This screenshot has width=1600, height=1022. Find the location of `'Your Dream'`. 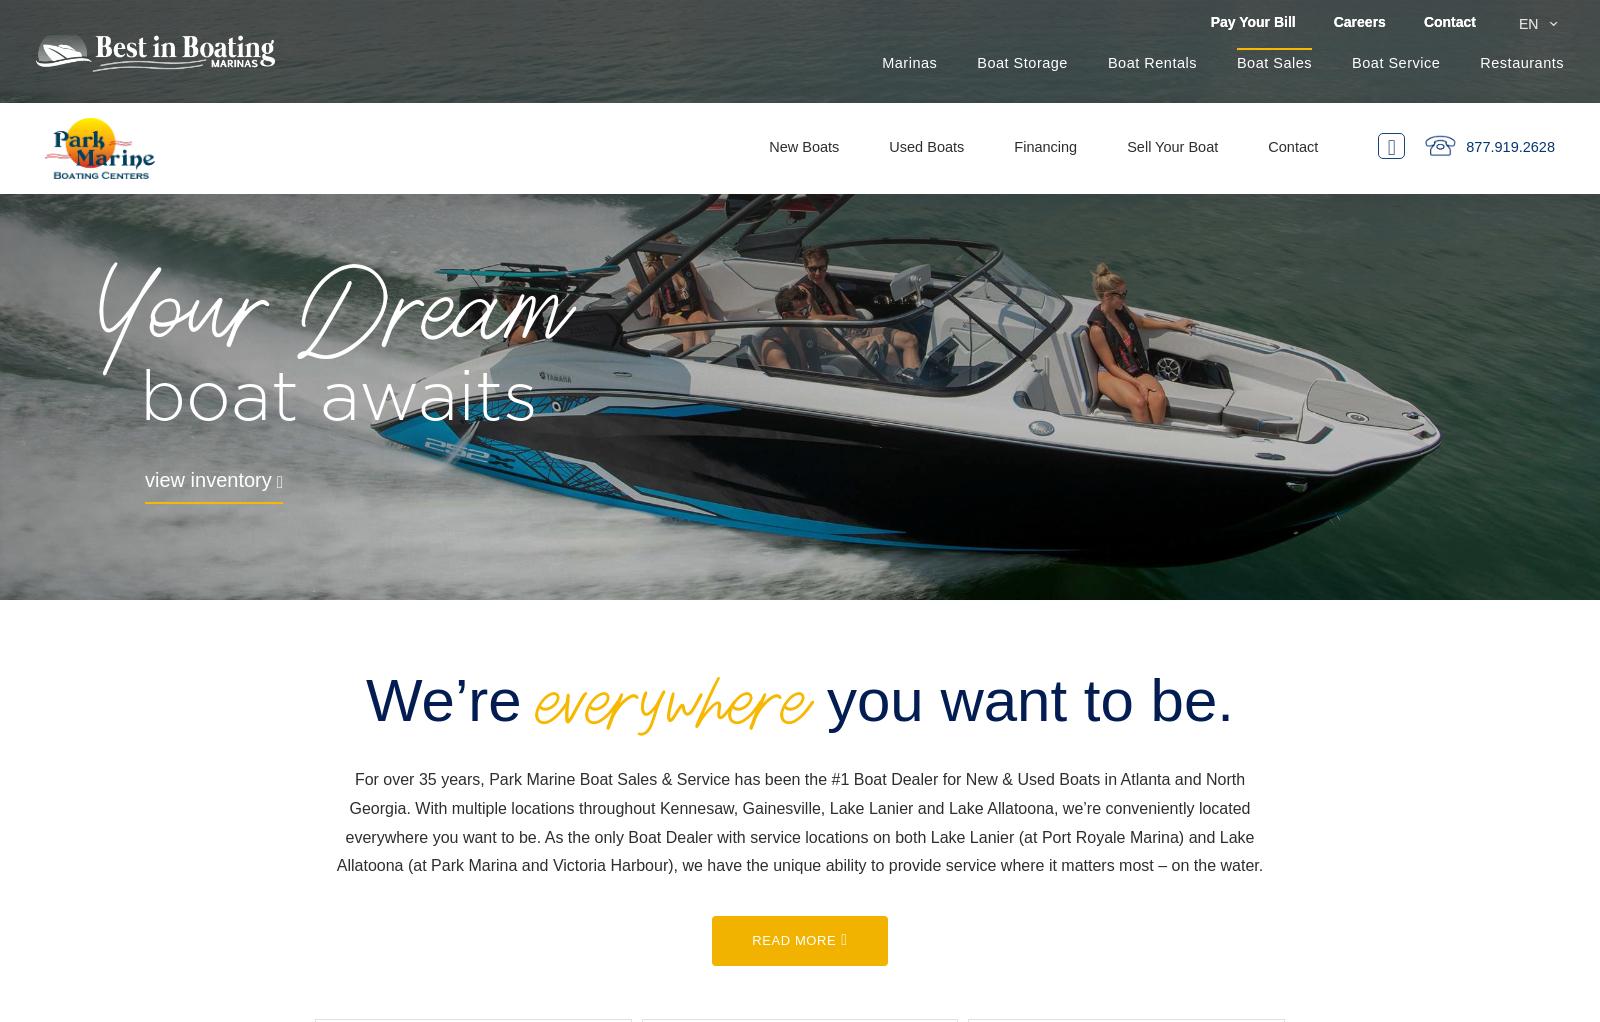

'Your Dream' is located at coordinates (332, 318).